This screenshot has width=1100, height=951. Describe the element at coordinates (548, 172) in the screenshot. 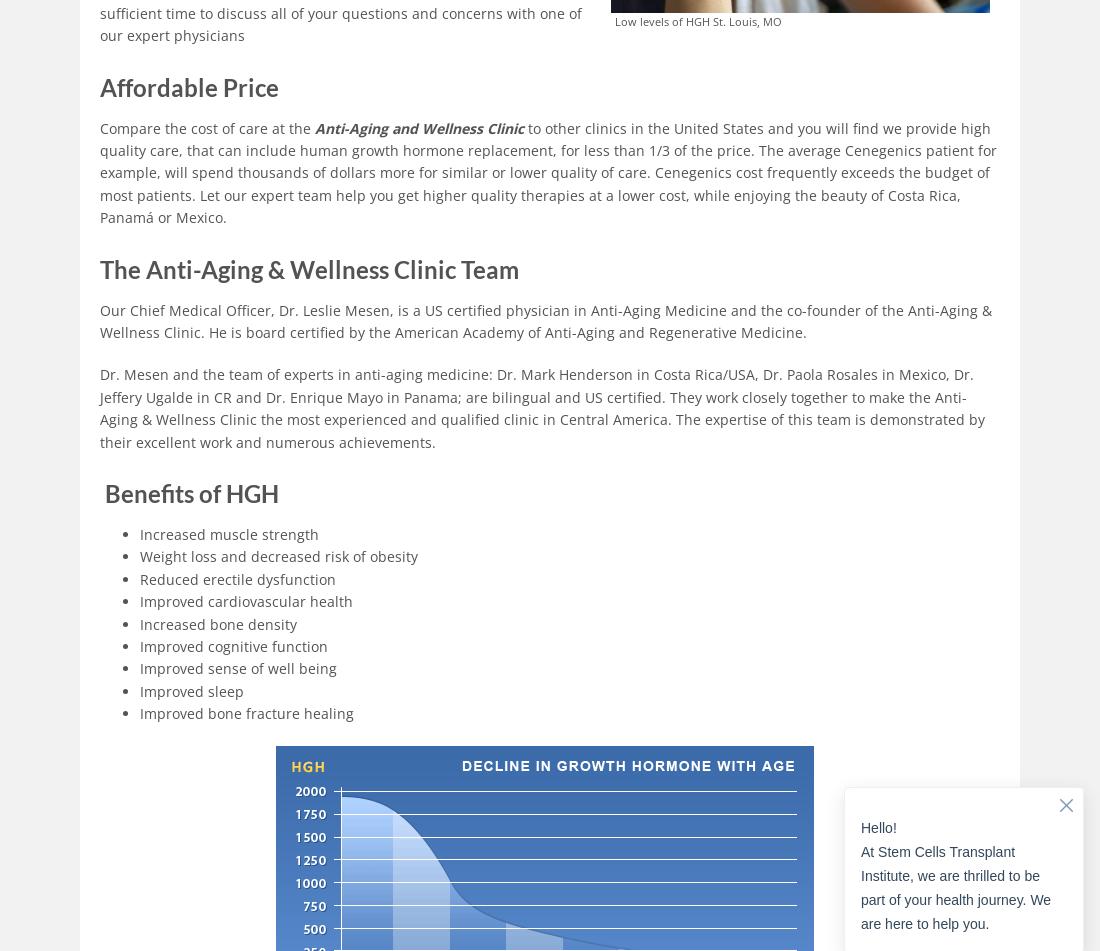

I see `'to other clinics in the United States and you will find we provide high quality care, that can include human growth hormone replacement, for less than 1/3 of the price. The average Cenegenics patient for example, will spend thousands of dollars more for similar or lower quality of care. Cenegenics cost frequently exceeds the budget of most patients. Let our expert team help you get higher quality therapies at a lower cost, while enjoying the beauty of Costa Rica, Panamá or Mexico.'` at that location.